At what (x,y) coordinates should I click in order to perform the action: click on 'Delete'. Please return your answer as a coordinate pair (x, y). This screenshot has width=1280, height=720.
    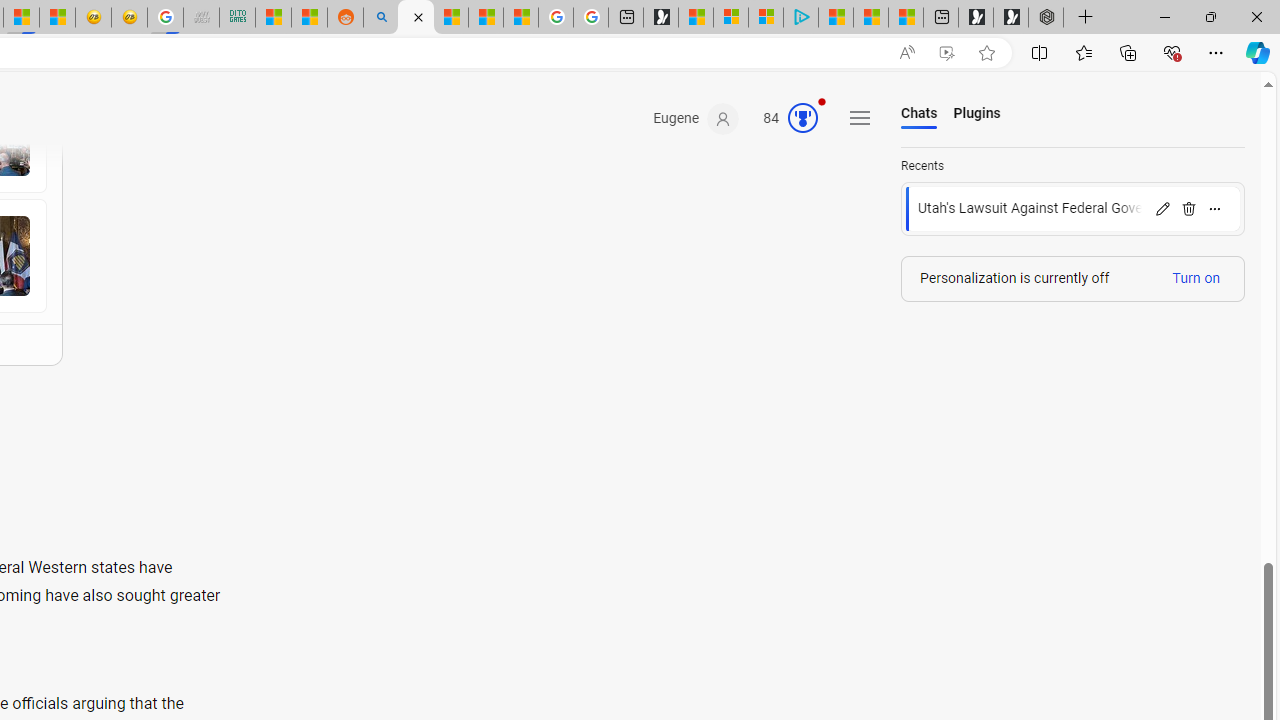
    Looking at the image, I should click on (1189, 208).